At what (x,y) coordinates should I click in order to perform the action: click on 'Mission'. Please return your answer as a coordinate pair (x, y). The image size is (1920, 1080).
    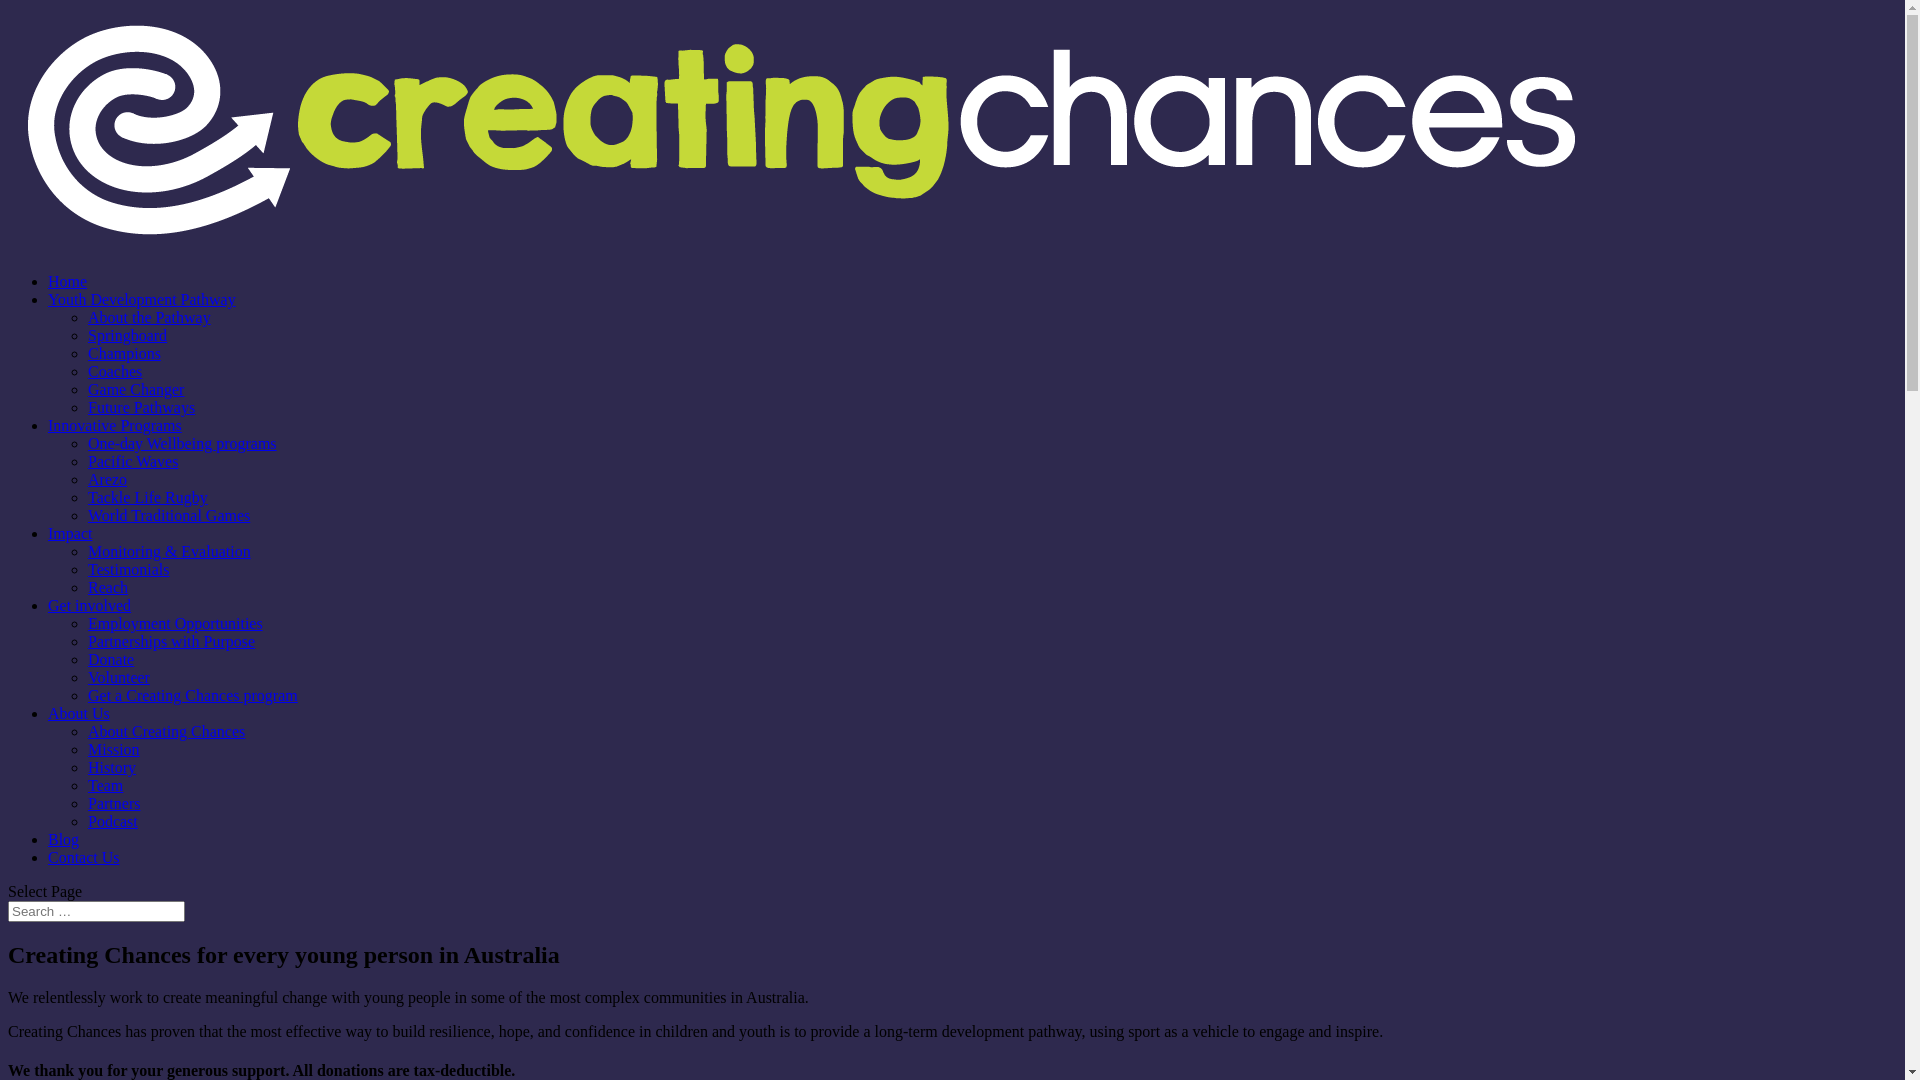
    Looking at the image, I should click on (113, 749).